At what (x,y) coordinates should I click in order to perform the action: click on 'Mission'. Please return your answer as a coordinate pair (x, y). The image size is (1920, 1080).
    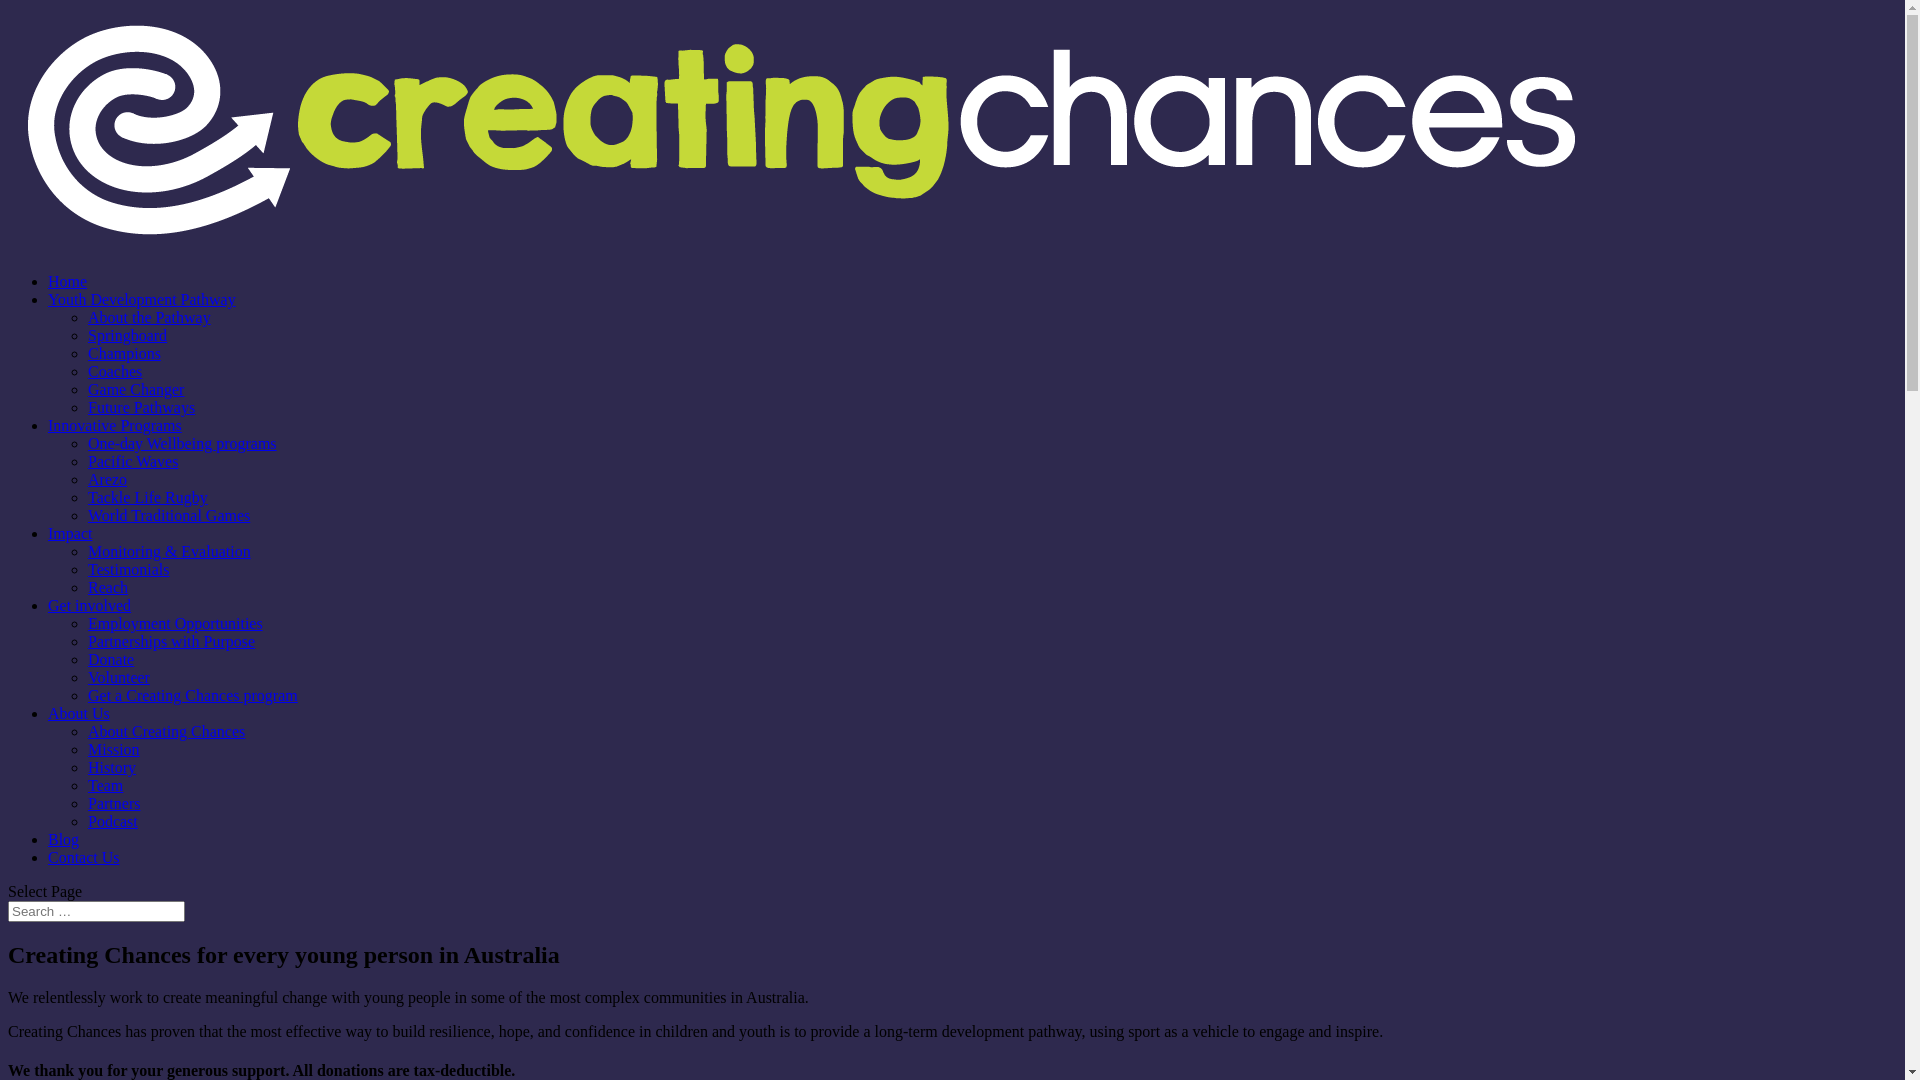
    Looking at the image, I should click on (113, 749).